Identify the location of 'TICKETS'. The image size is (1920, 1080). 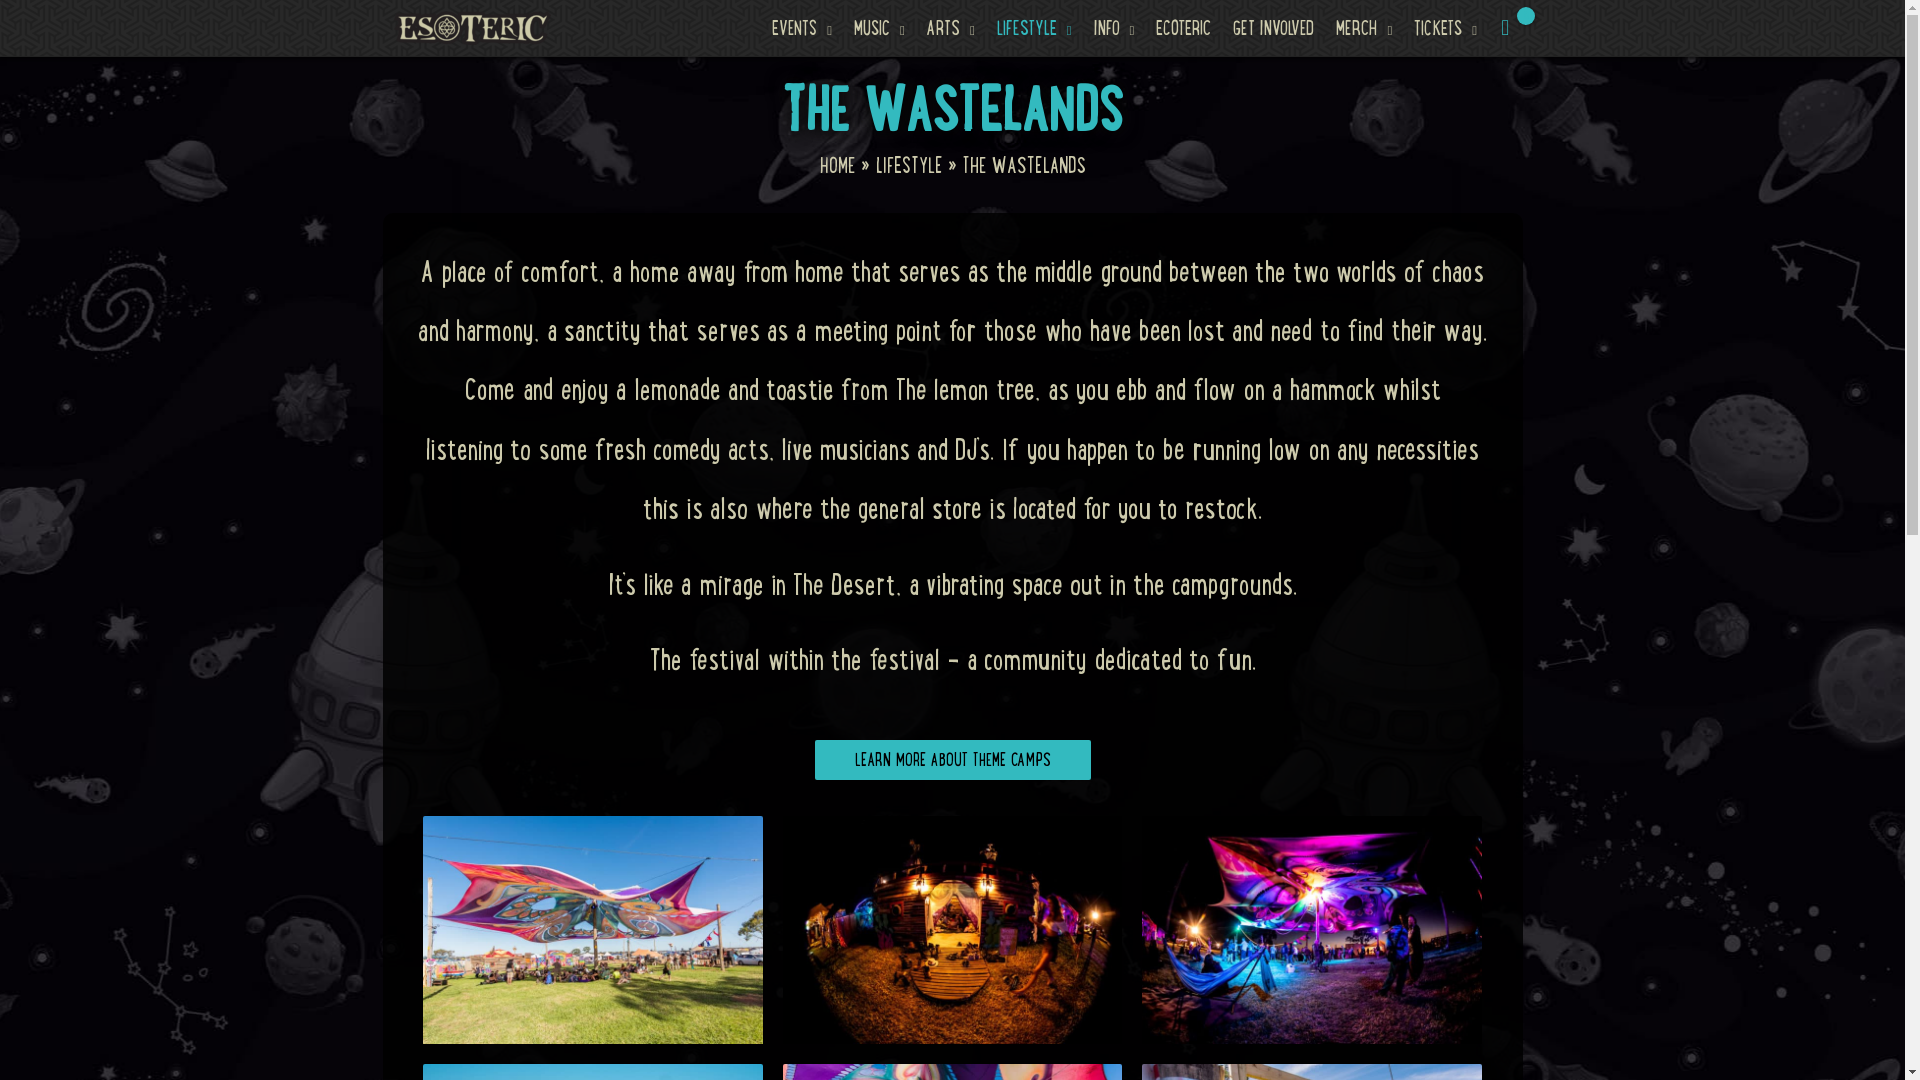
(1445, 27).